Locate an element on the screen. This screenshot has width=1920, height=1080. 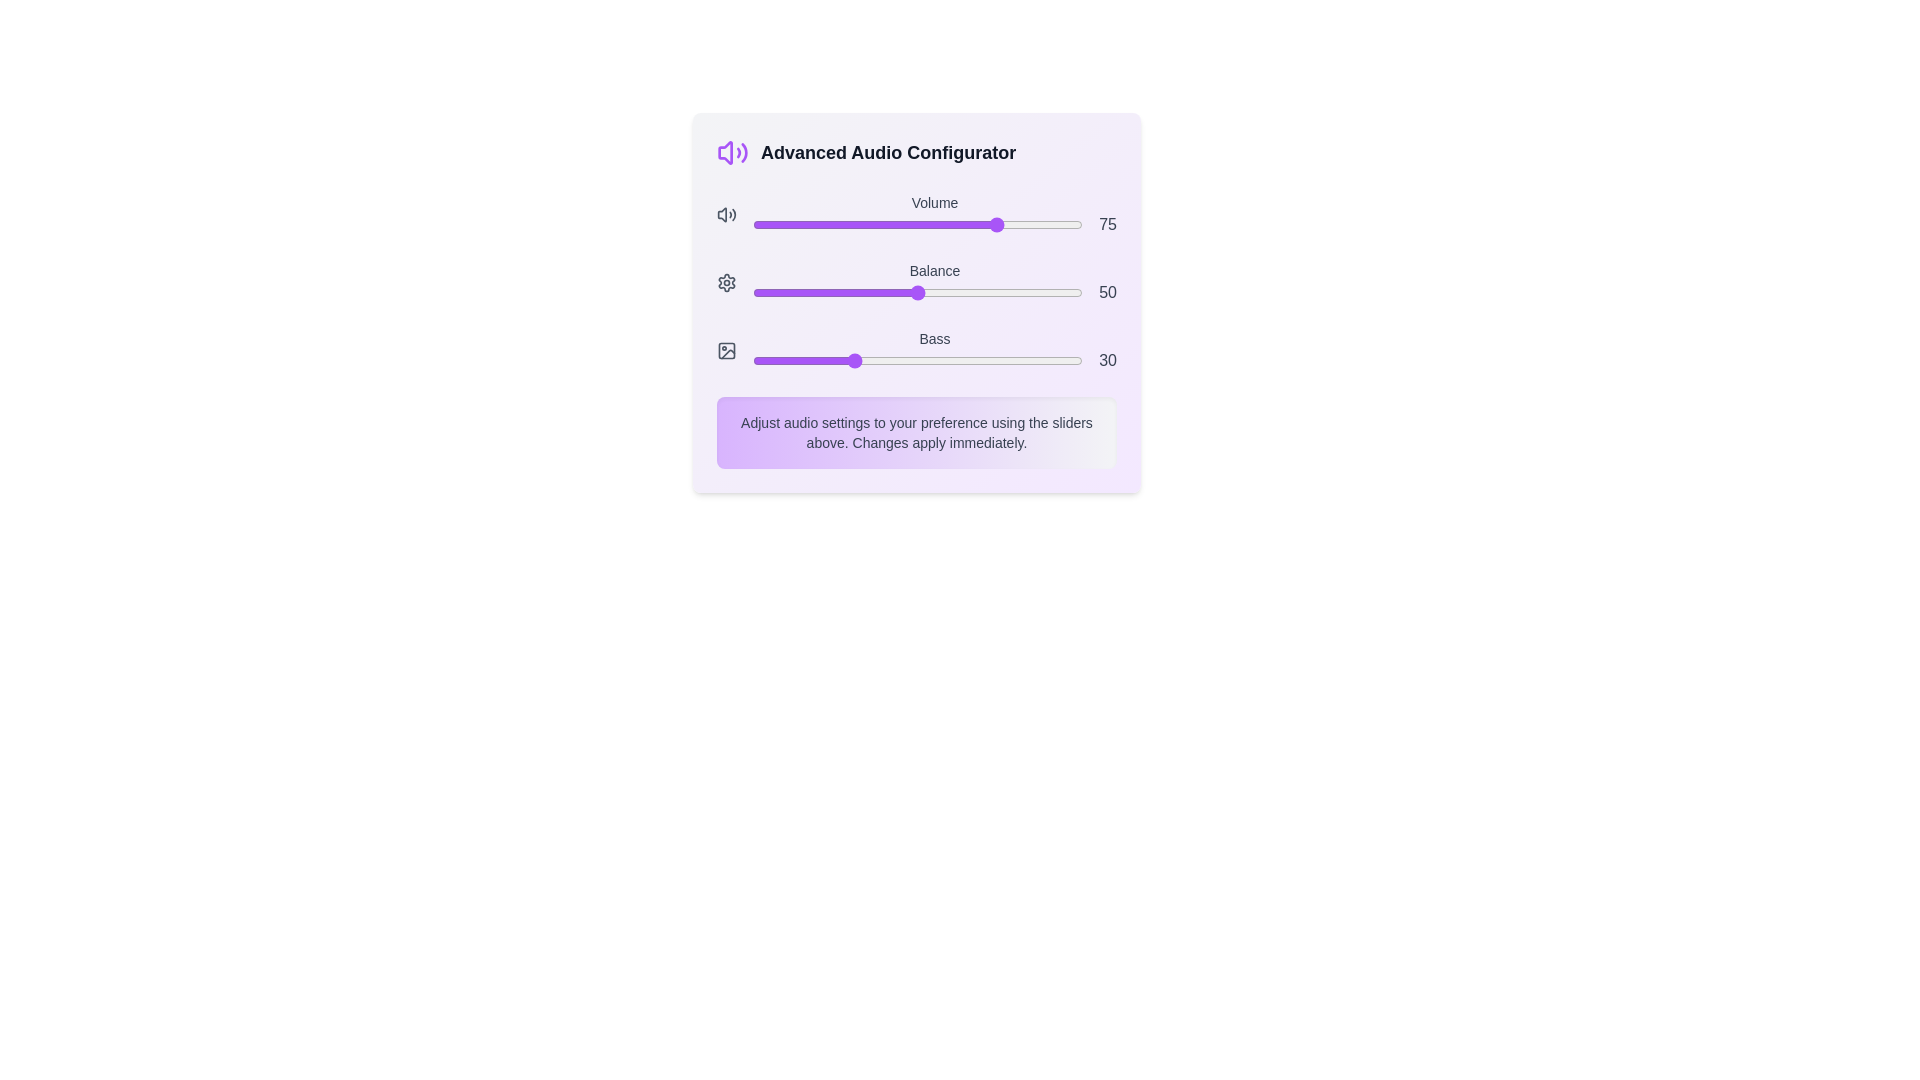
the Bass slider to 48 is located at coordinates (910, 361).